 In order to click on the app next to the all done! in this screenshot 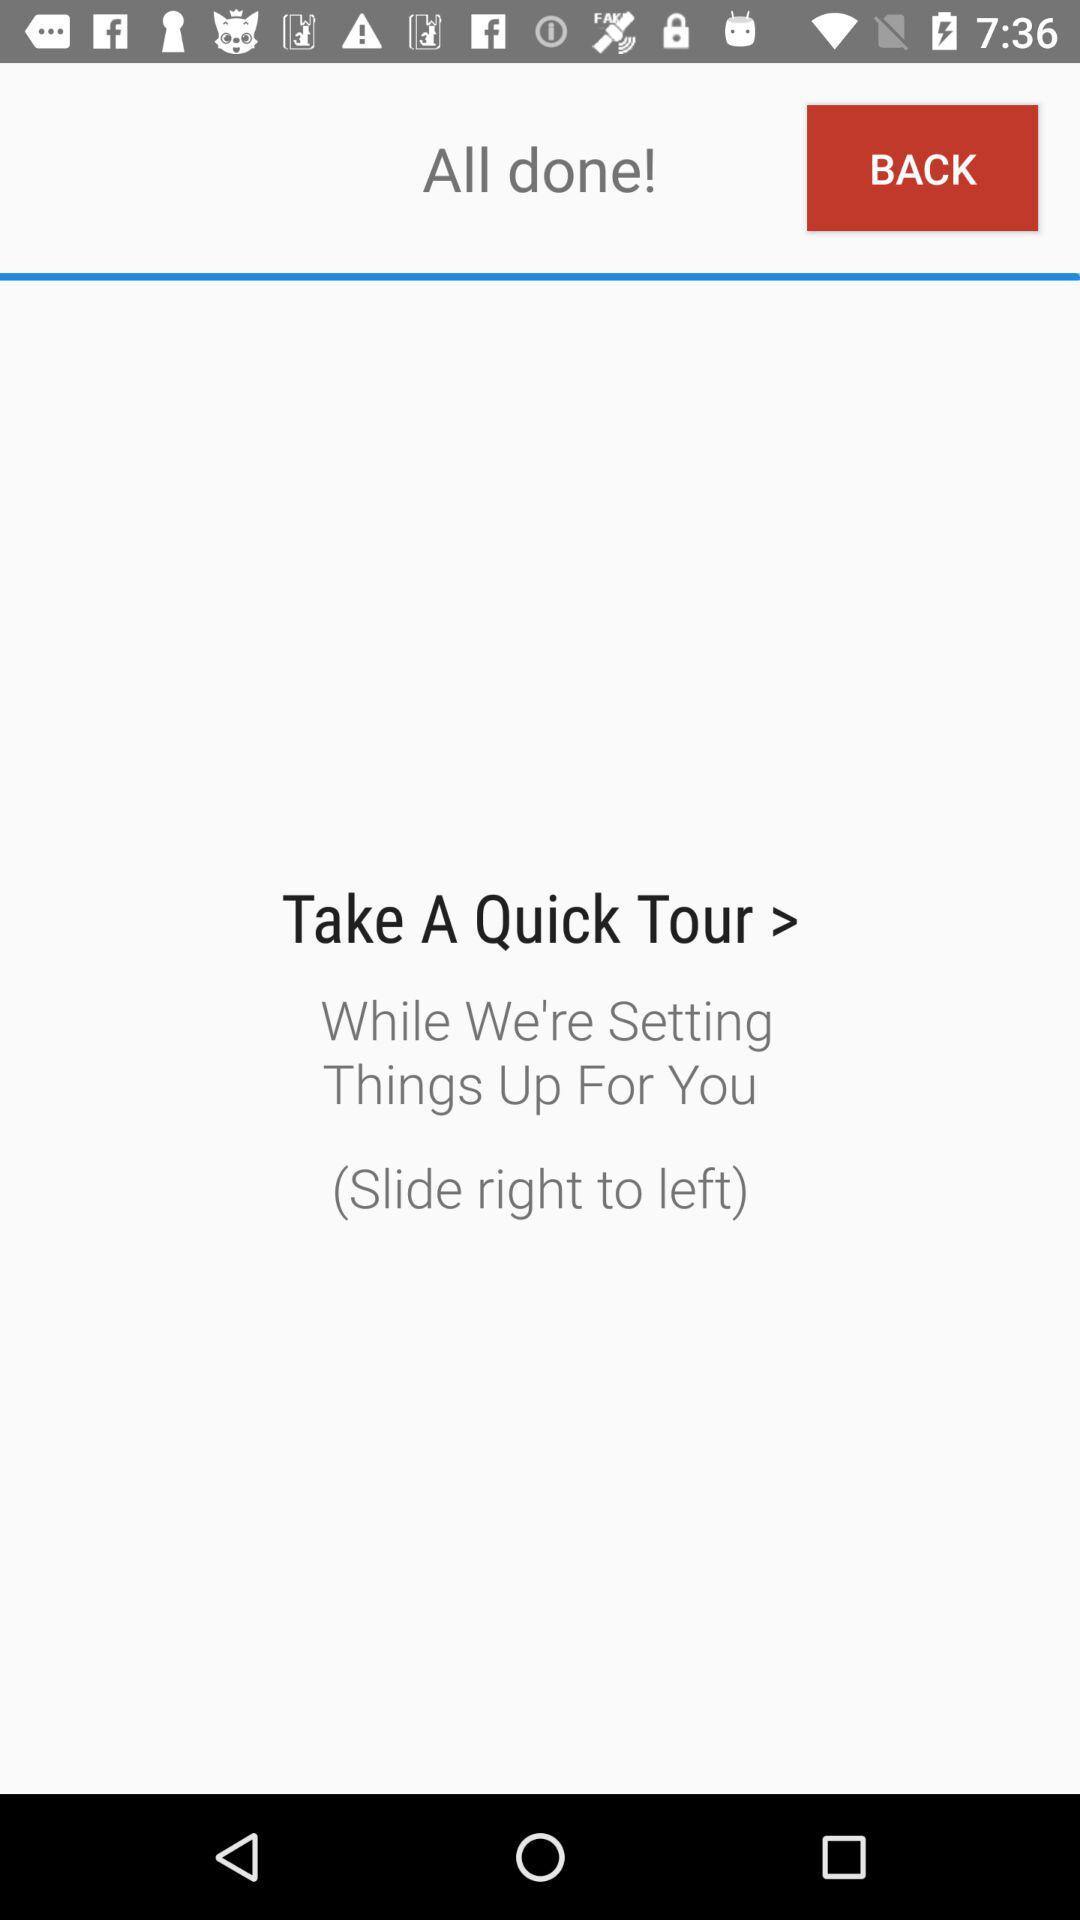, I will do `click(922, 168)`.